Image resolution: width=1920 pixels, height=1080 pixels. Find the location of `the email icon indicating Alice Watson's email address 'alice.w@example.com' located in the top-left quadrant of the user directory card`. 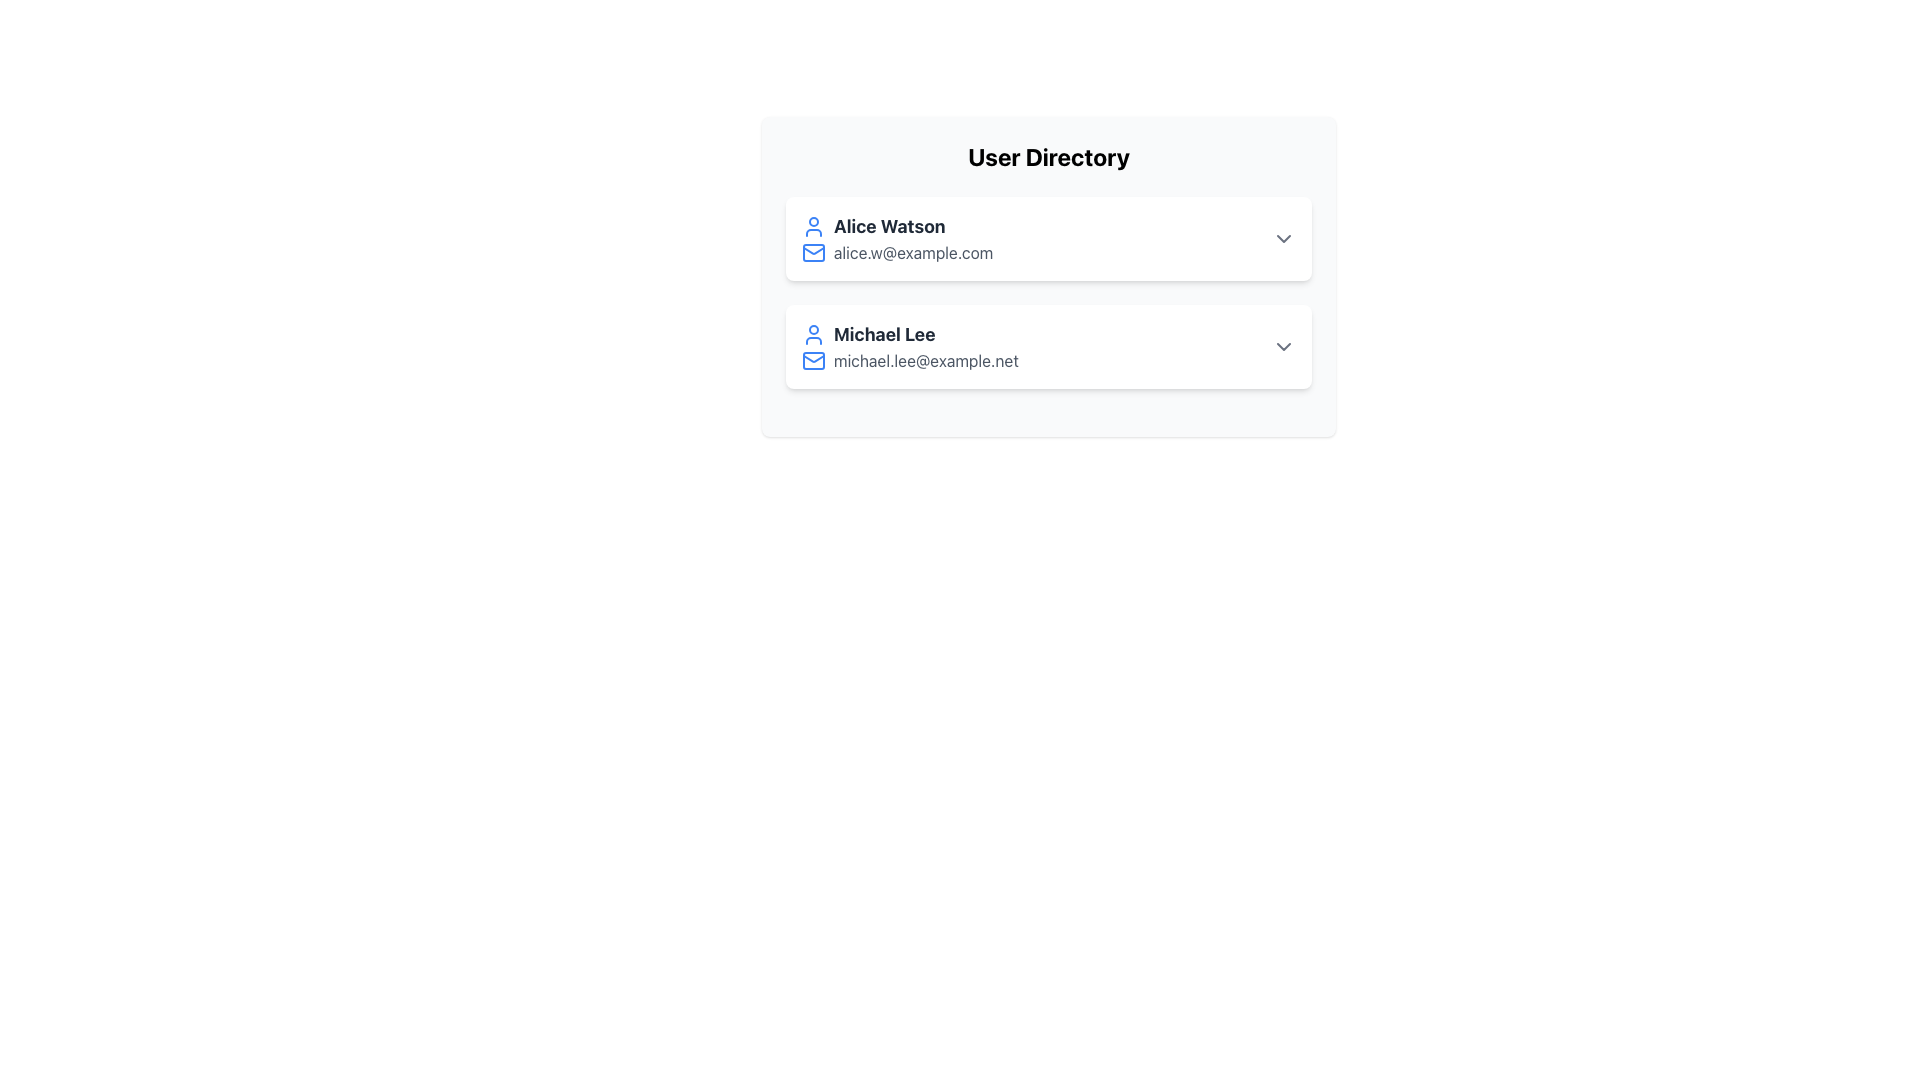

the email icon indicating Alice Watson's email address 'alice.w@example.com' located in the top-left quadrant of the user directory card is located at coordinates (814, 252).